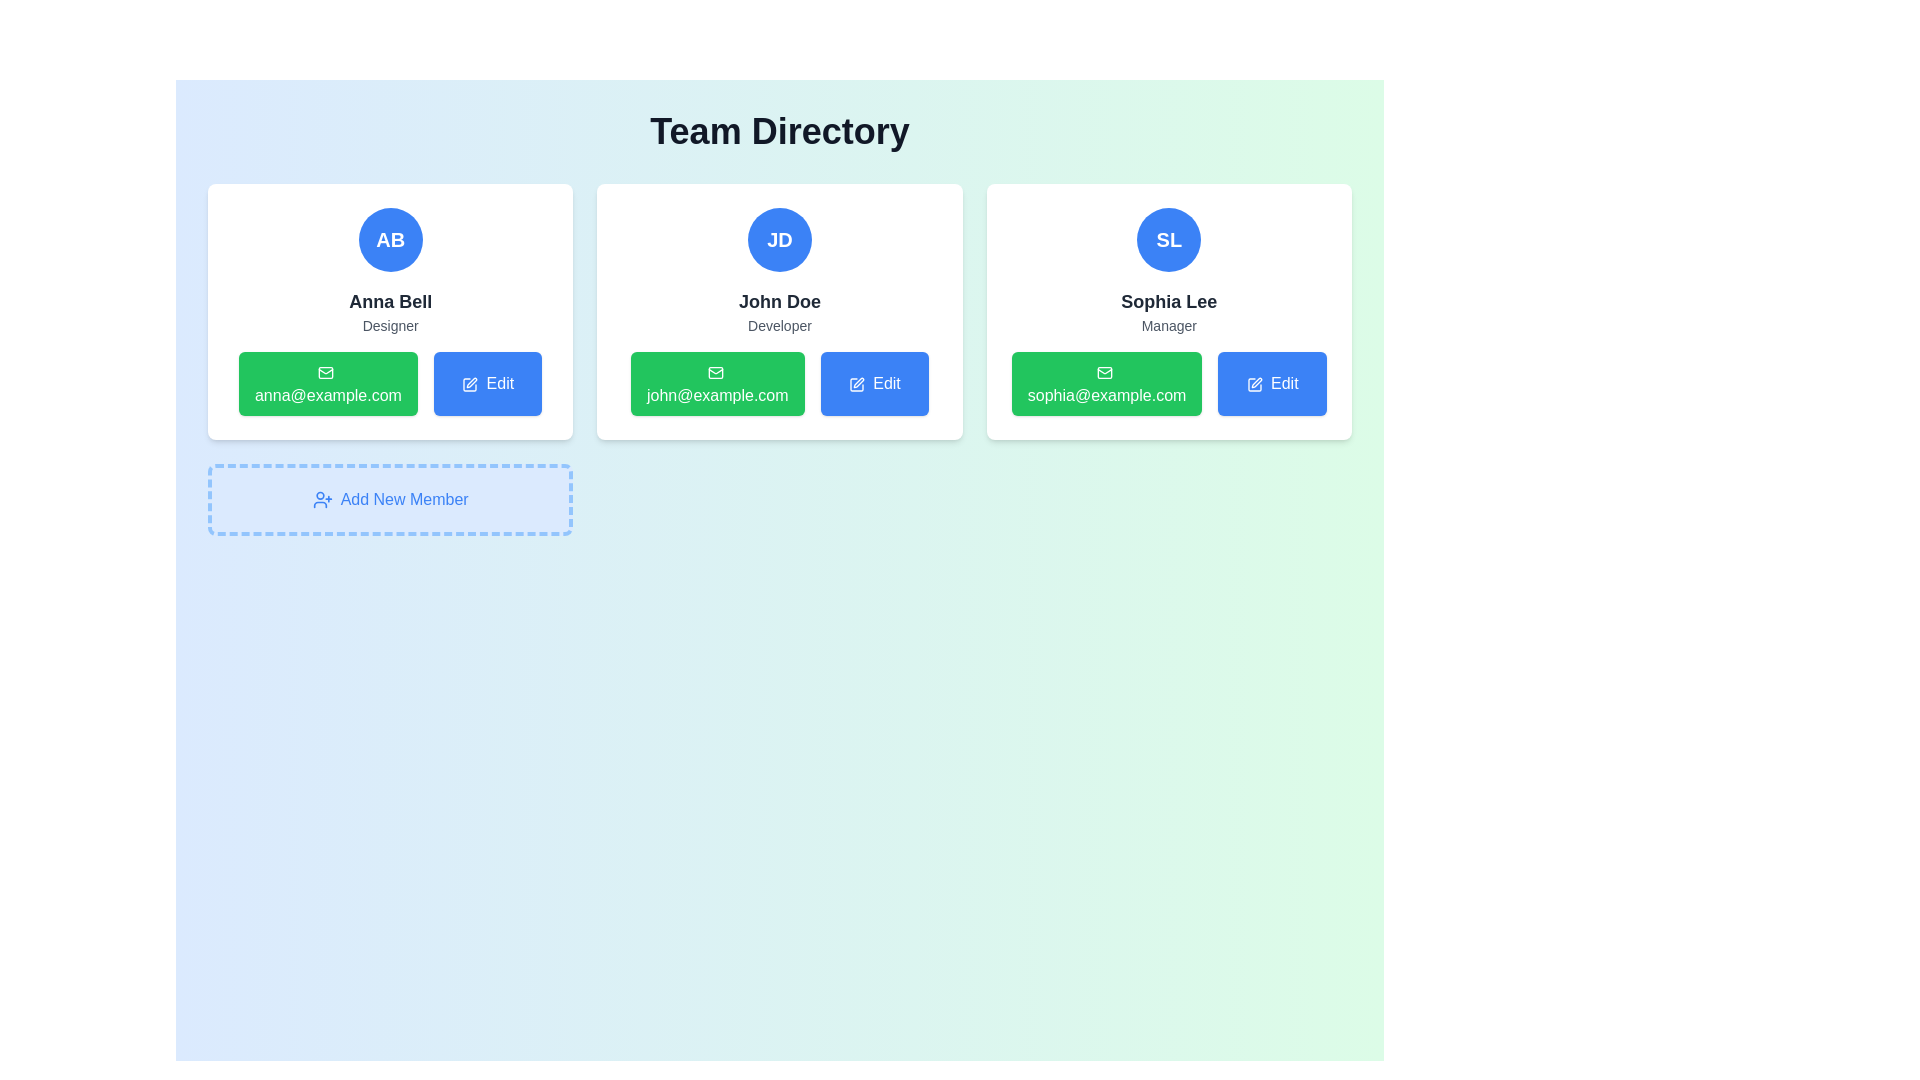 This screenshot has width=1920, height=1080. Describe the element at coordinates (390, 312) in the screenshot. I see `the text block that displays the name and role of the individual in the leftmost card, positioned beneath the blue profile avatar labeled 'AB' and above the buttons labeled 'anna@example.com' and 'Edit'` at that location.